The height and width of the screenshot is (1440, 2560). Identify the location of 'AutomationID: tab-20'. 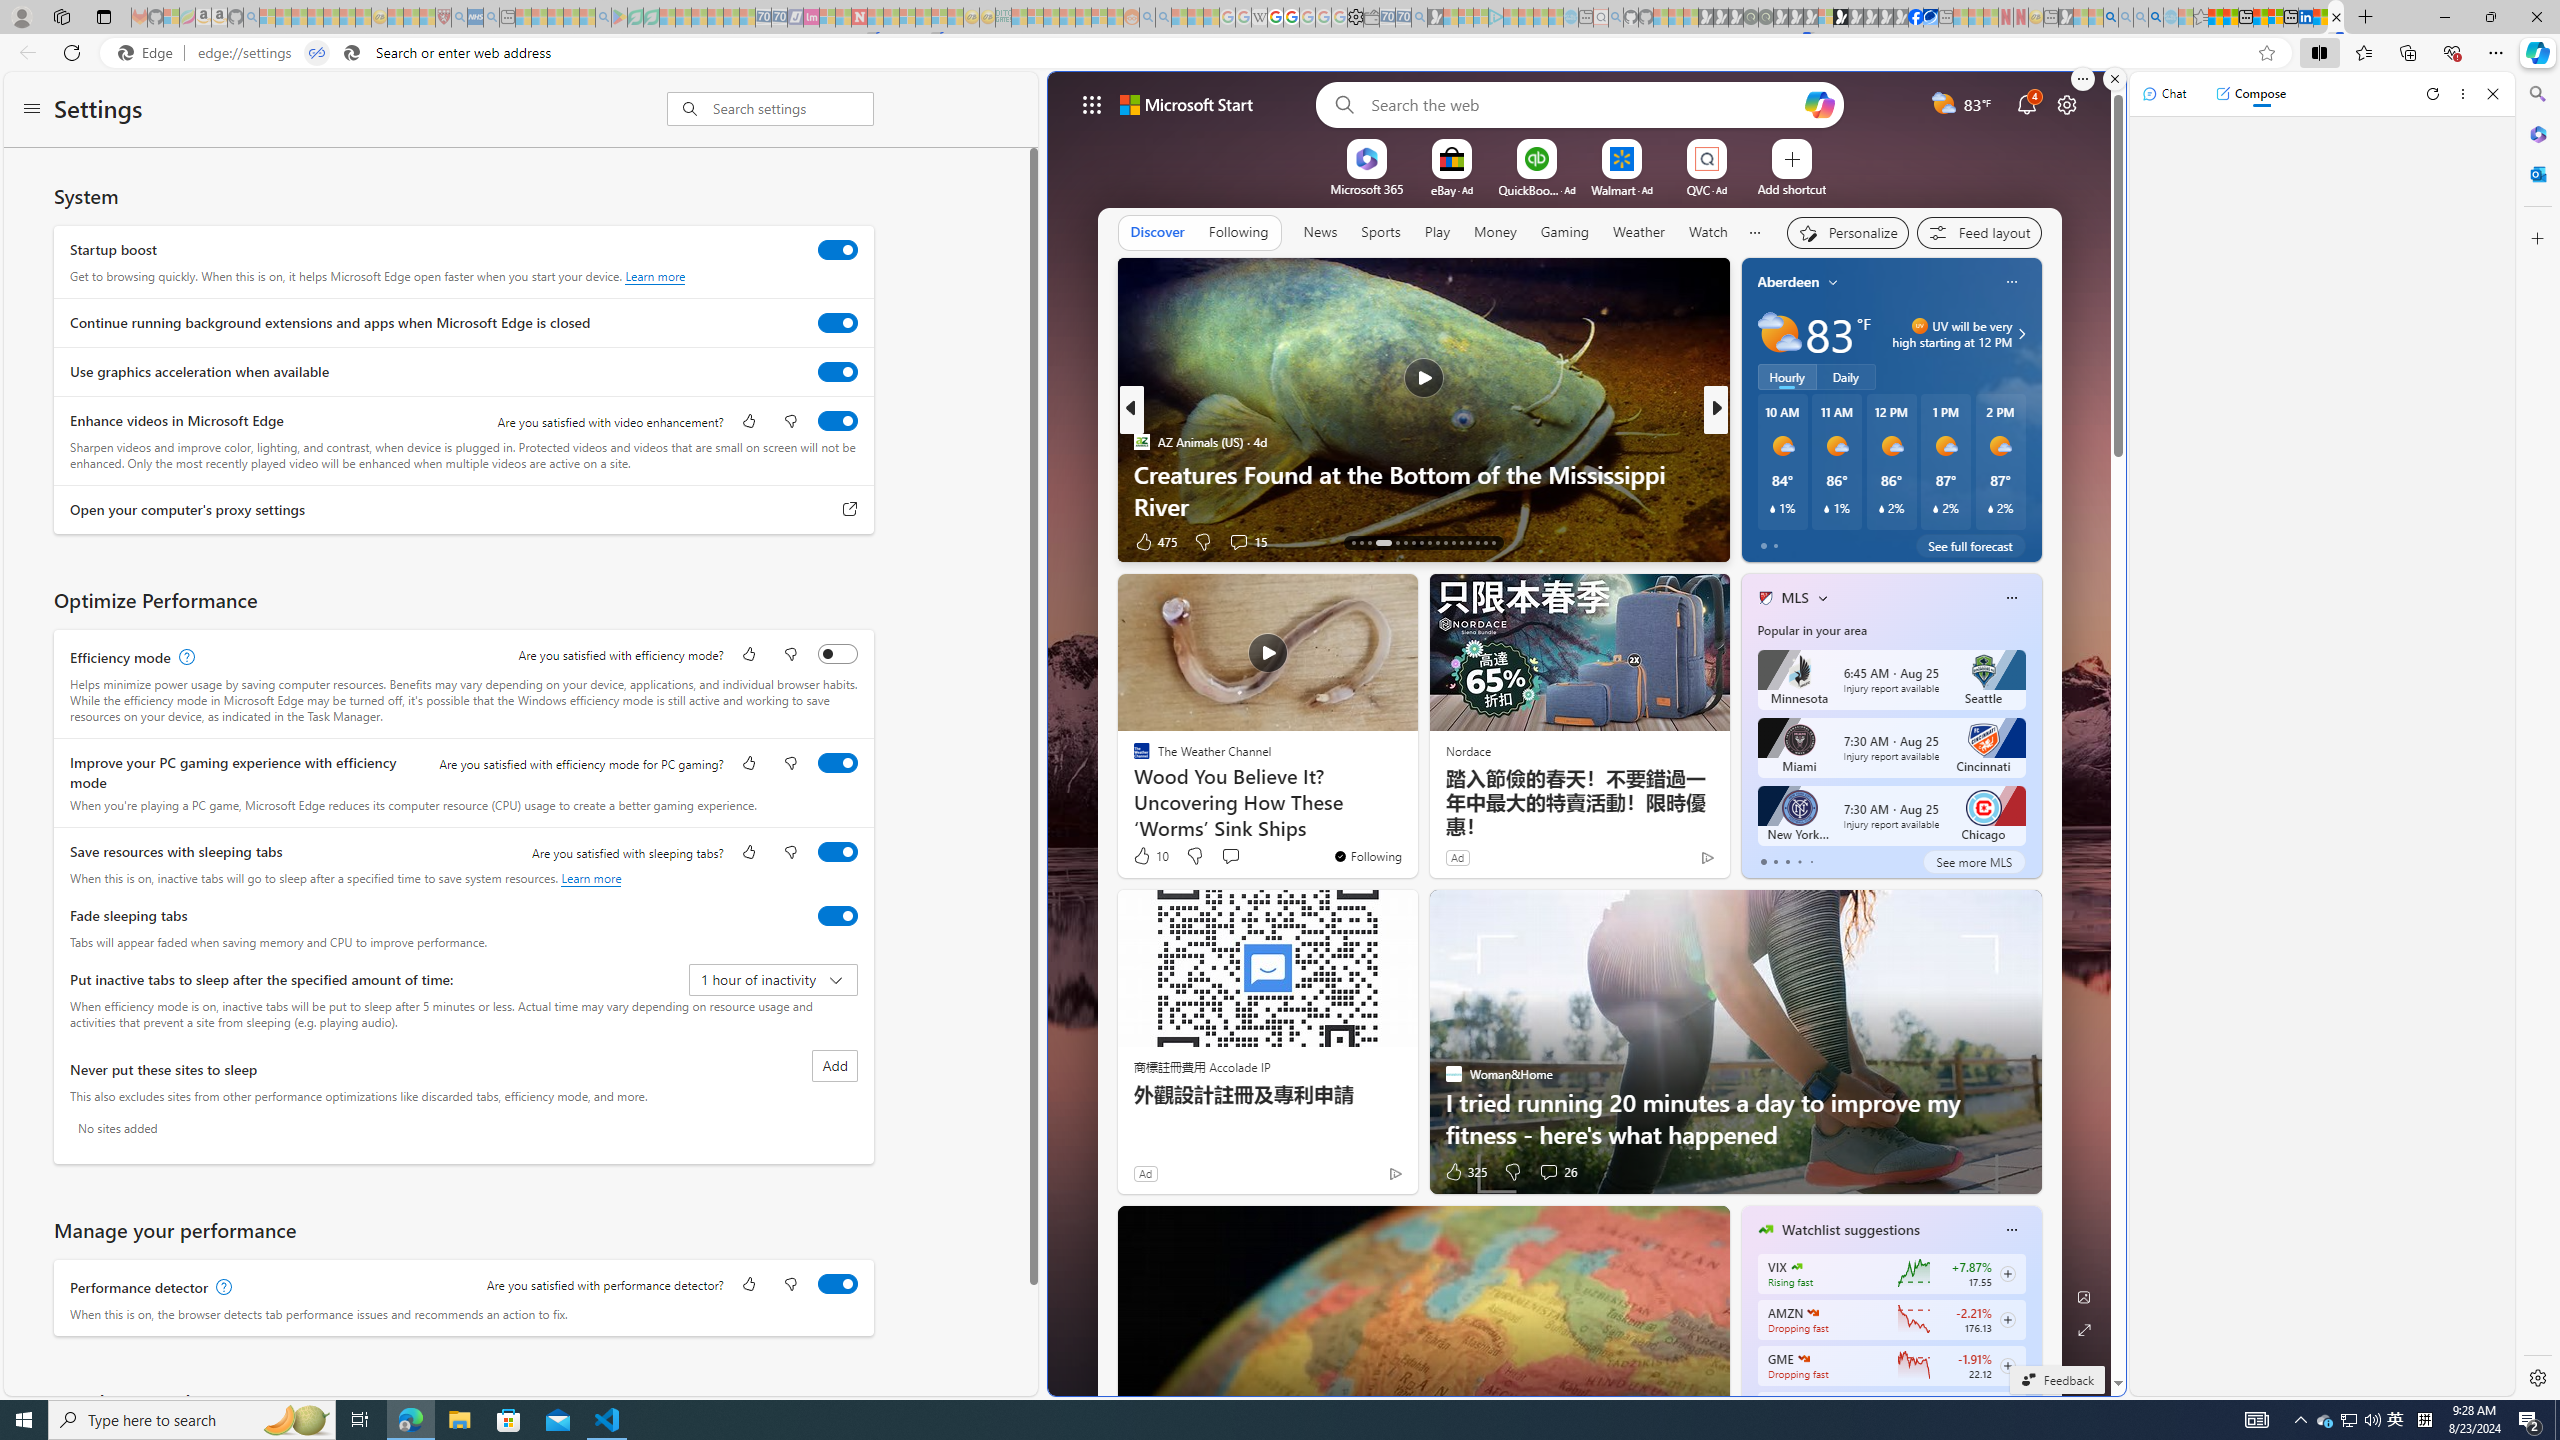
(1422, 541).